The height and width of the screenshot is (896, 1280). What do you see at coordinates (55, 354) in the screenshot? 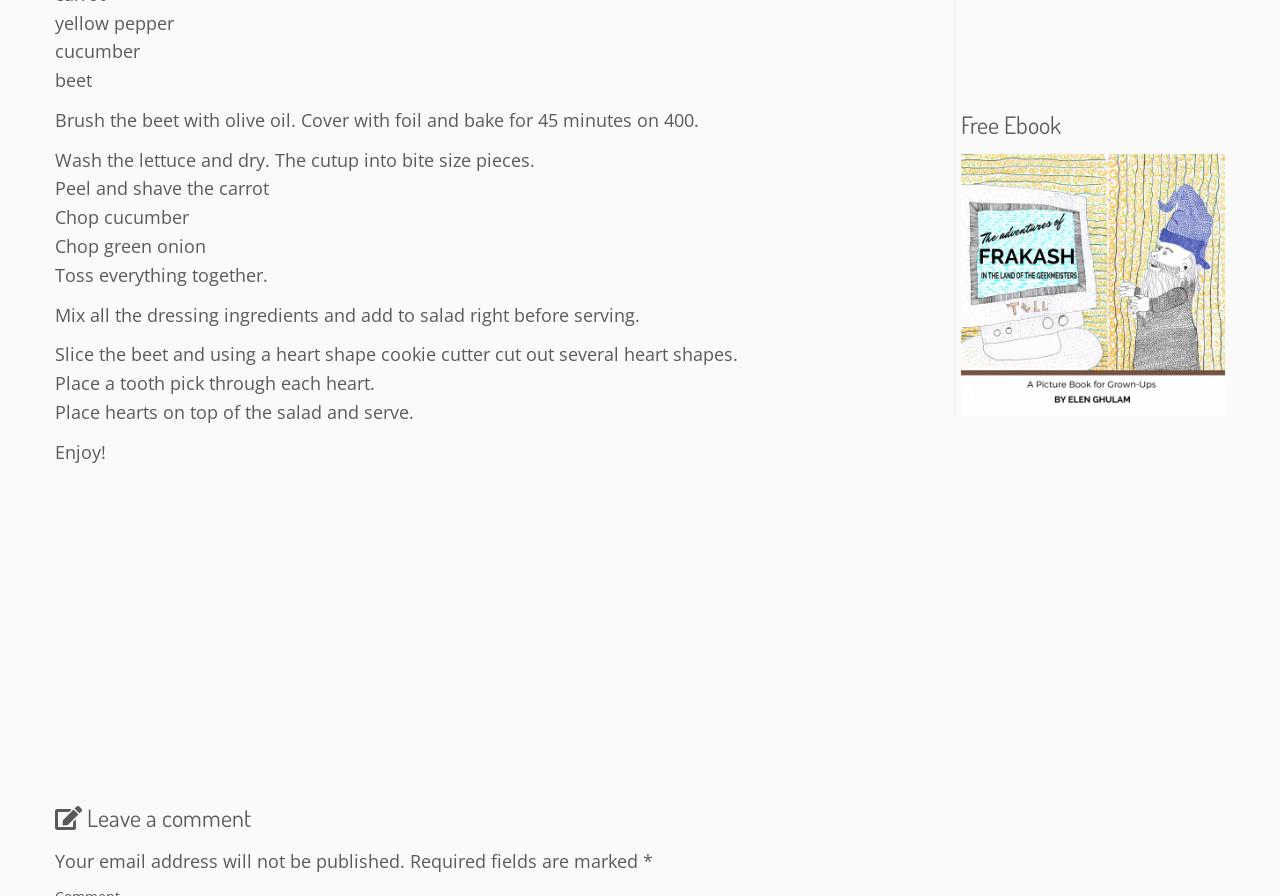
I see `'Slice the beet and using a heart shape cookie cutter cut out several heart shapes.'` at bounding box center [55, 354].